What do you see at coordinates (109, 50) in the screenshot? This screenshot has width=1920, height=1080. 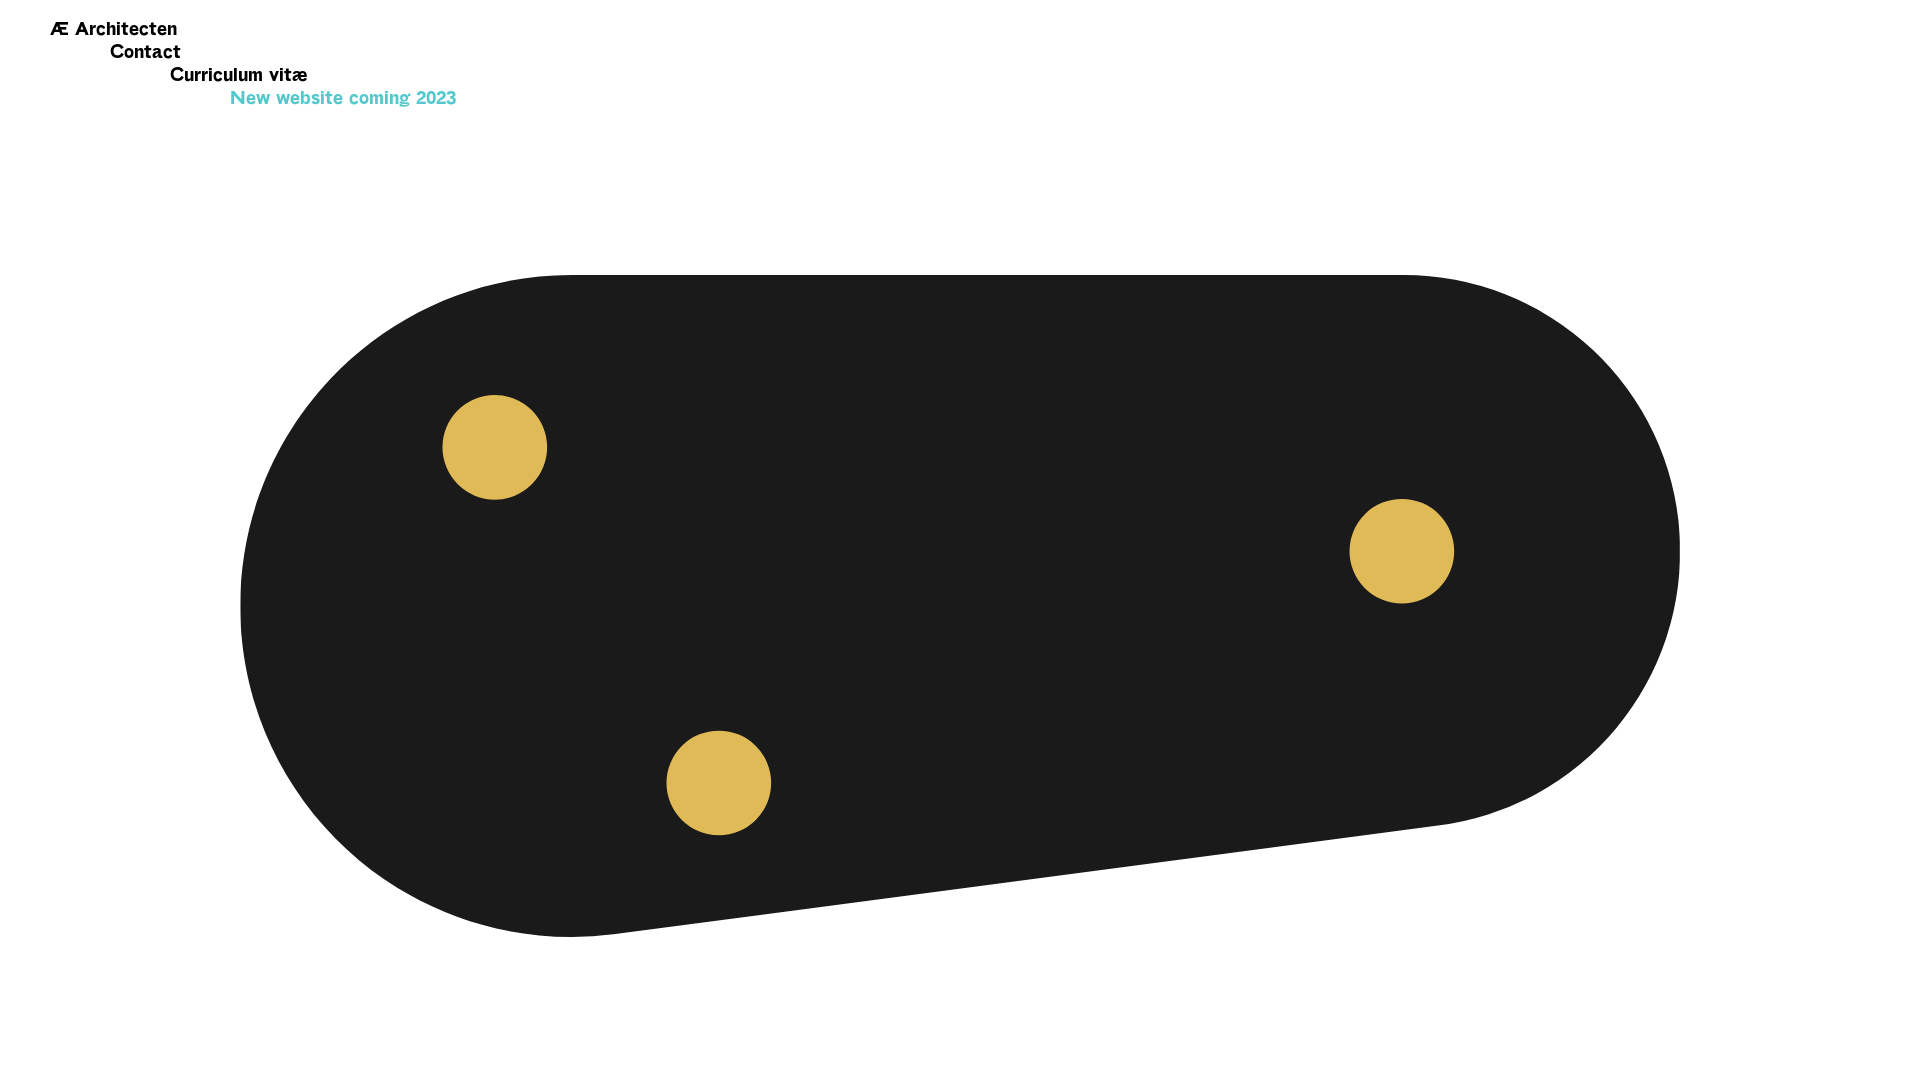 I see `'Contact'` at bounding box center [109, 50].